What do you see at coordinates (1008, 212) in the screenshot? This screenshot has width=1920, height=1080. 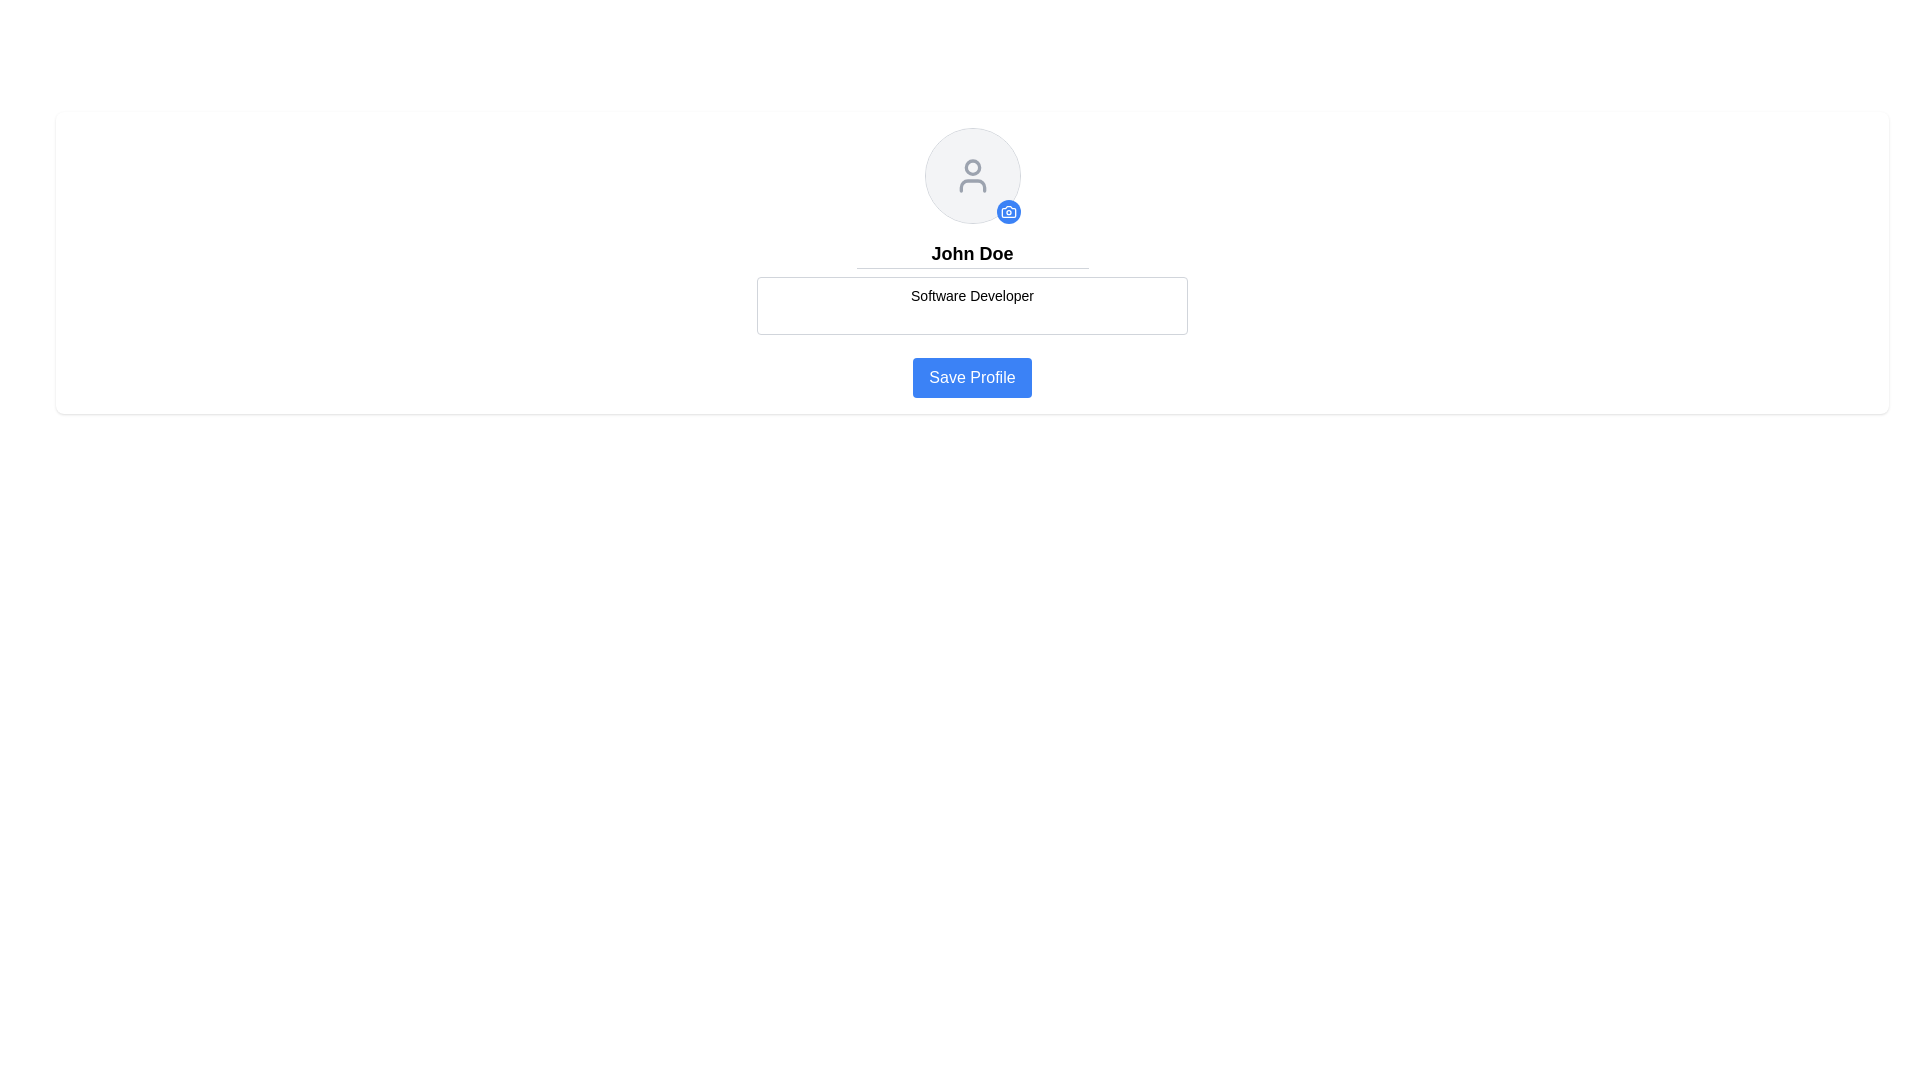 I see `the body part of the decorative camera icon used for editing or uploading the user profile picture, located at the top-right section of the profile image` at bounding box center [1008, 212].